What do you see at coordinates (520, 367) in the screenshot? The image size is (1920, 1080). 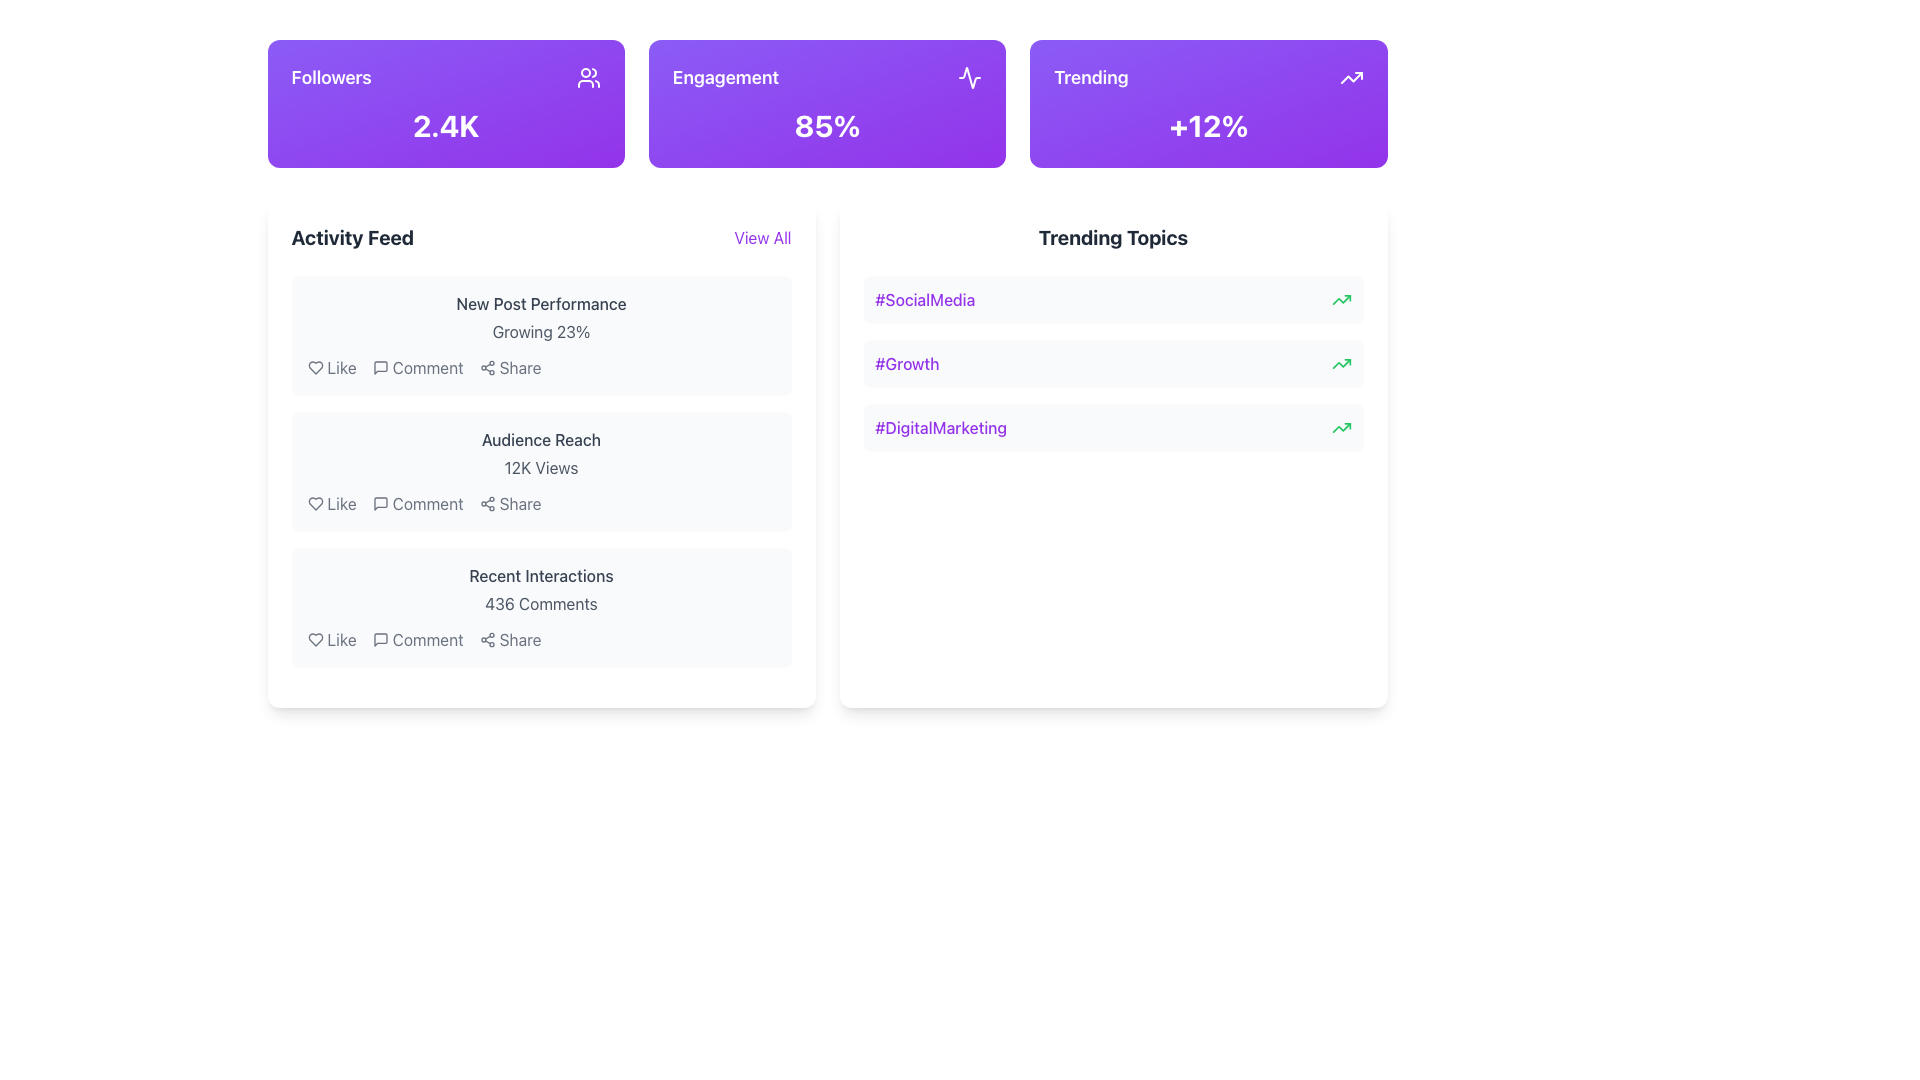 I see `the label associated with the share functionality in the 'Activity Feed' section, located below the share icon and to the right of the 'Comment' text` at bounding box center [520, 367].